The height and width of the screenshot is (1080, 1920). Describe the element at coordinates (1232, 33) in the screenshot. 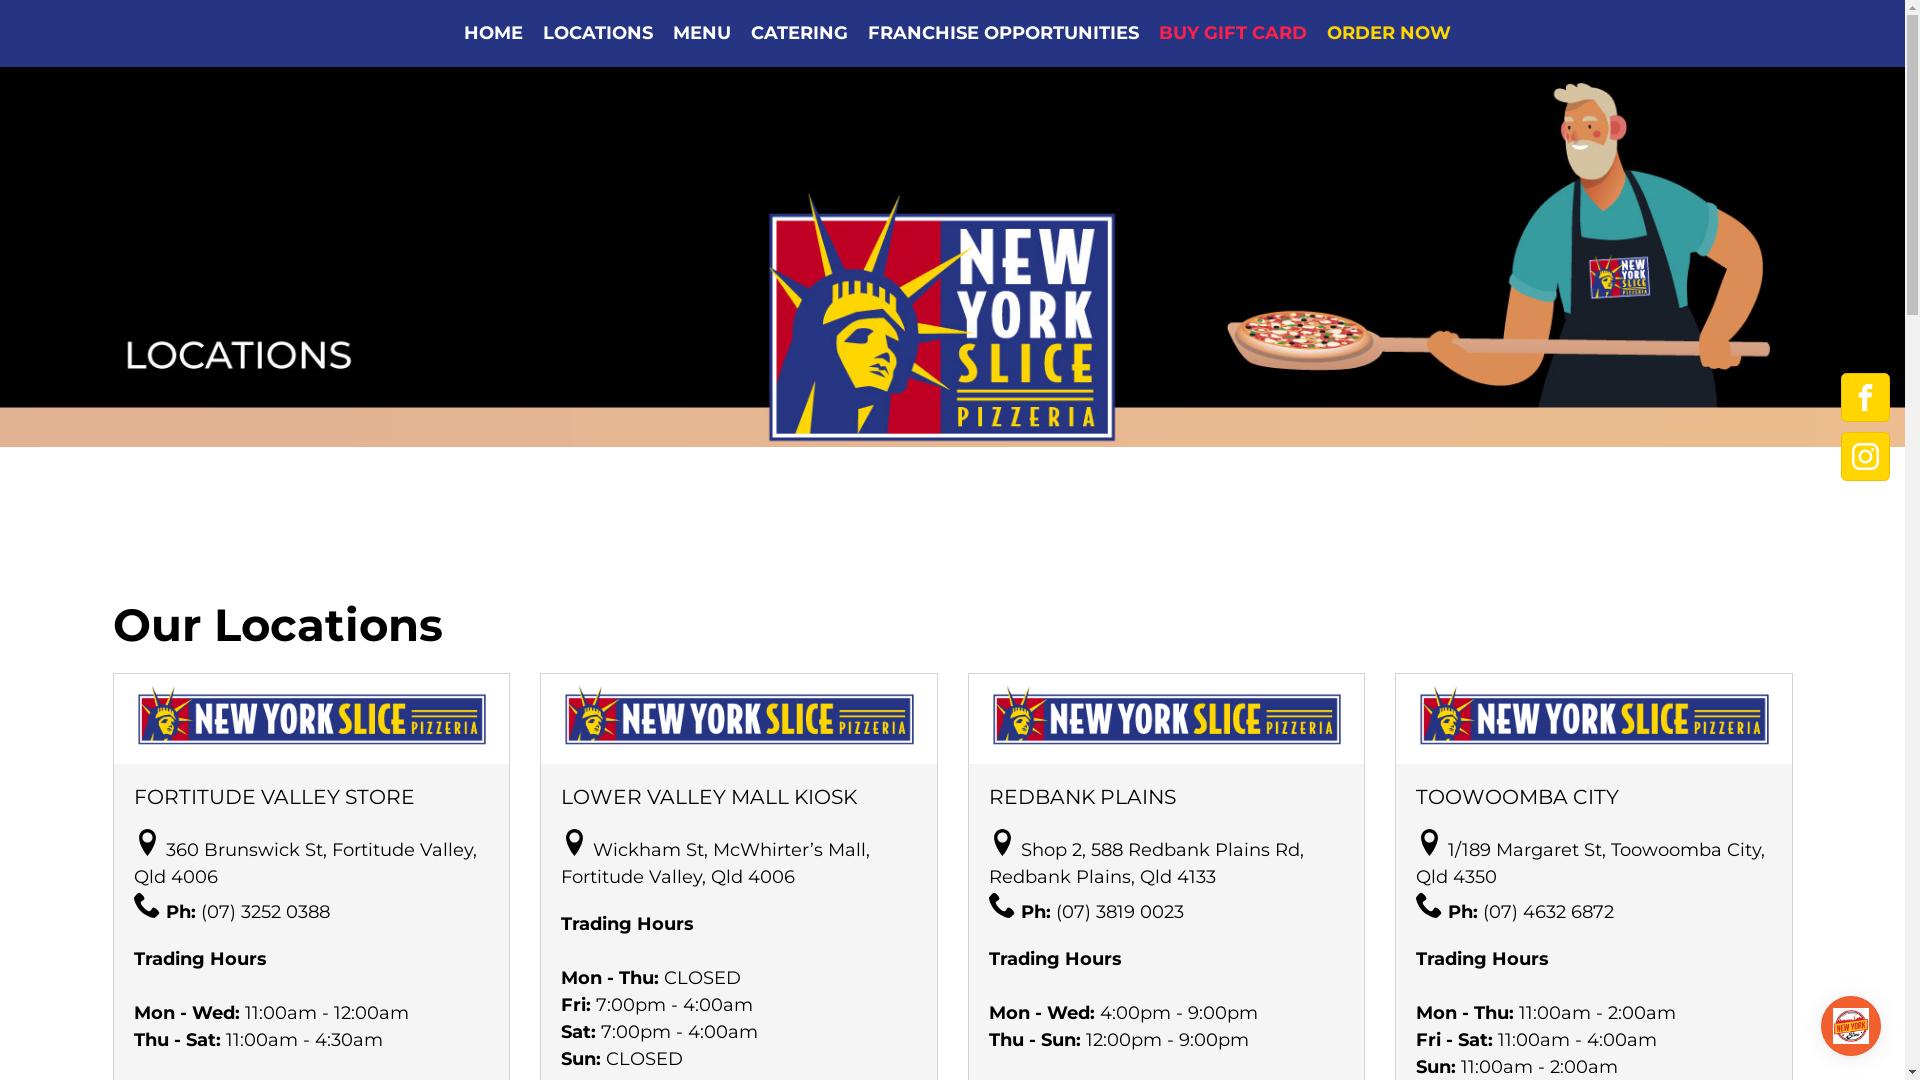

I see `'BUY GIFT CARD'` at that location.